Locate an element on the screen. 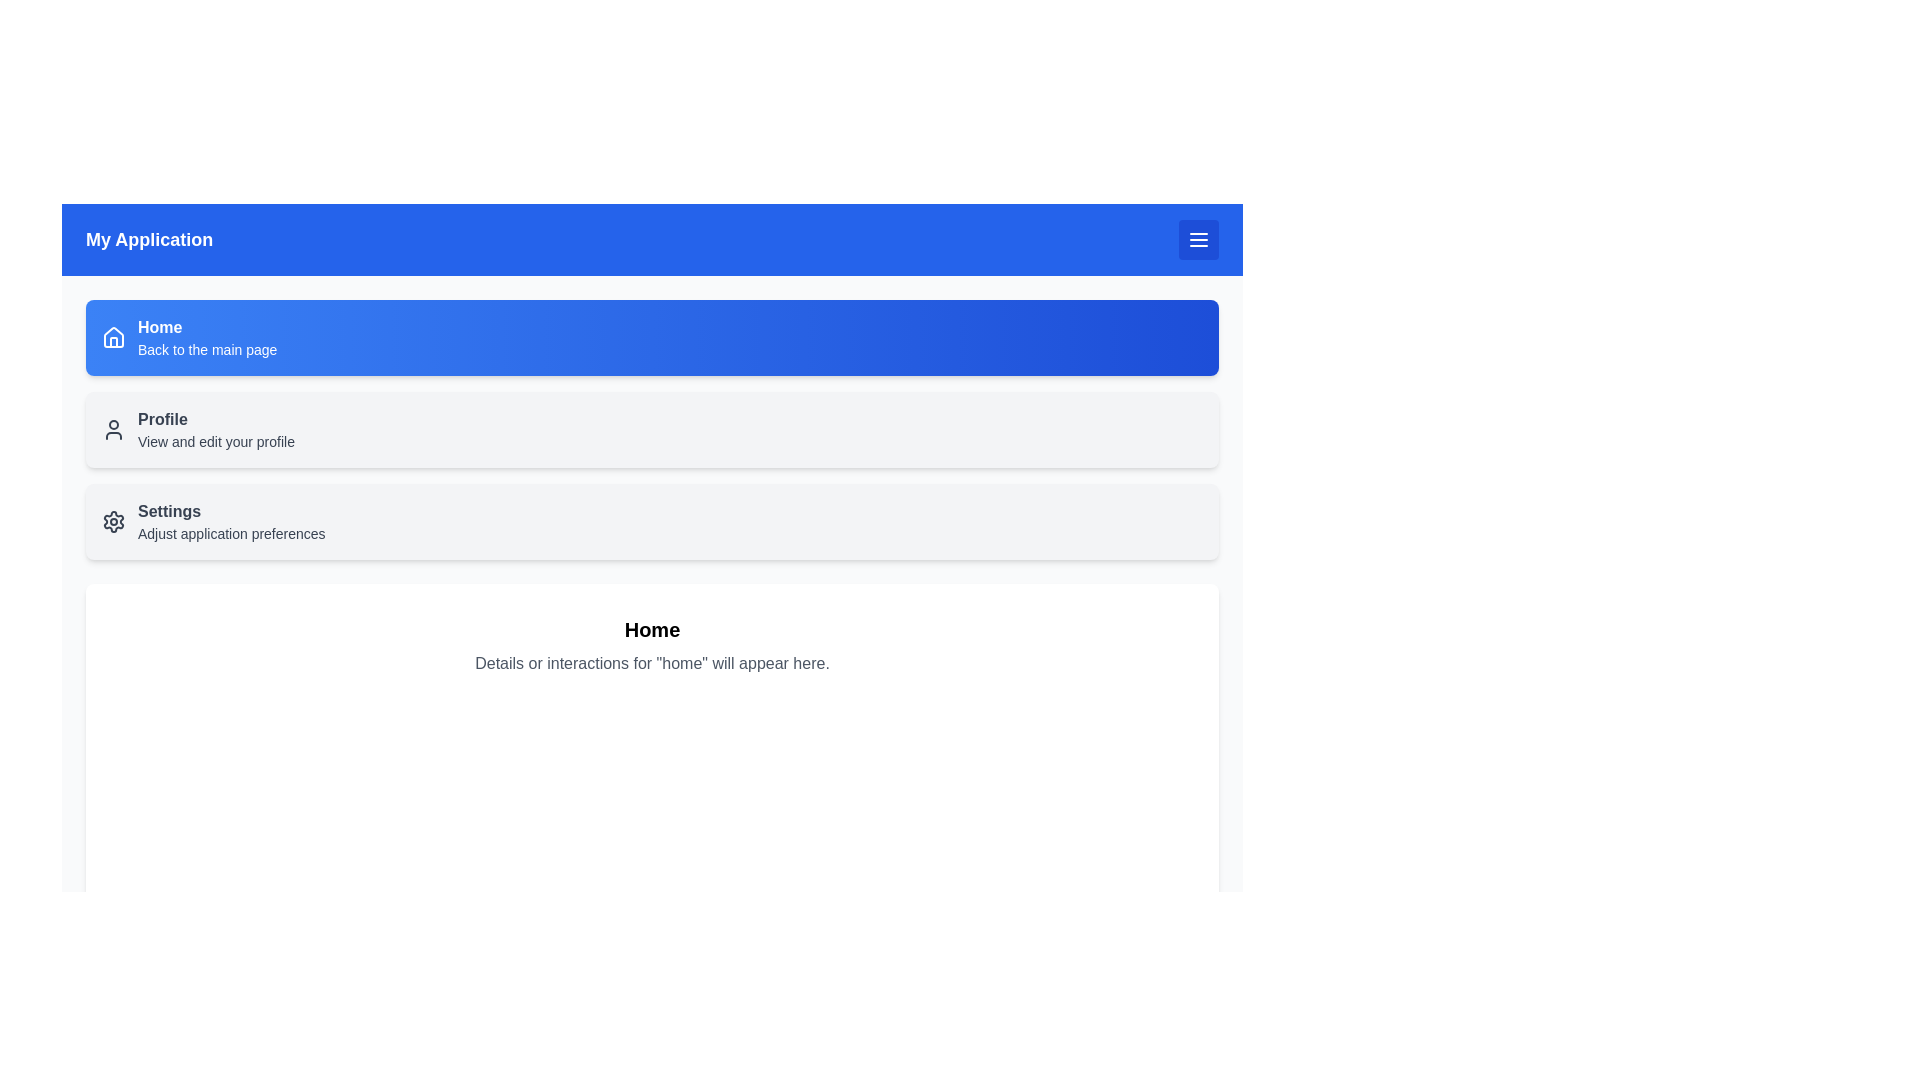 The height and width of the screenshot is (1080, 1920). the gear icon representing the settings menu, which visually indicates the option to adjust system or application configurations is located at coordinates (113, 520).